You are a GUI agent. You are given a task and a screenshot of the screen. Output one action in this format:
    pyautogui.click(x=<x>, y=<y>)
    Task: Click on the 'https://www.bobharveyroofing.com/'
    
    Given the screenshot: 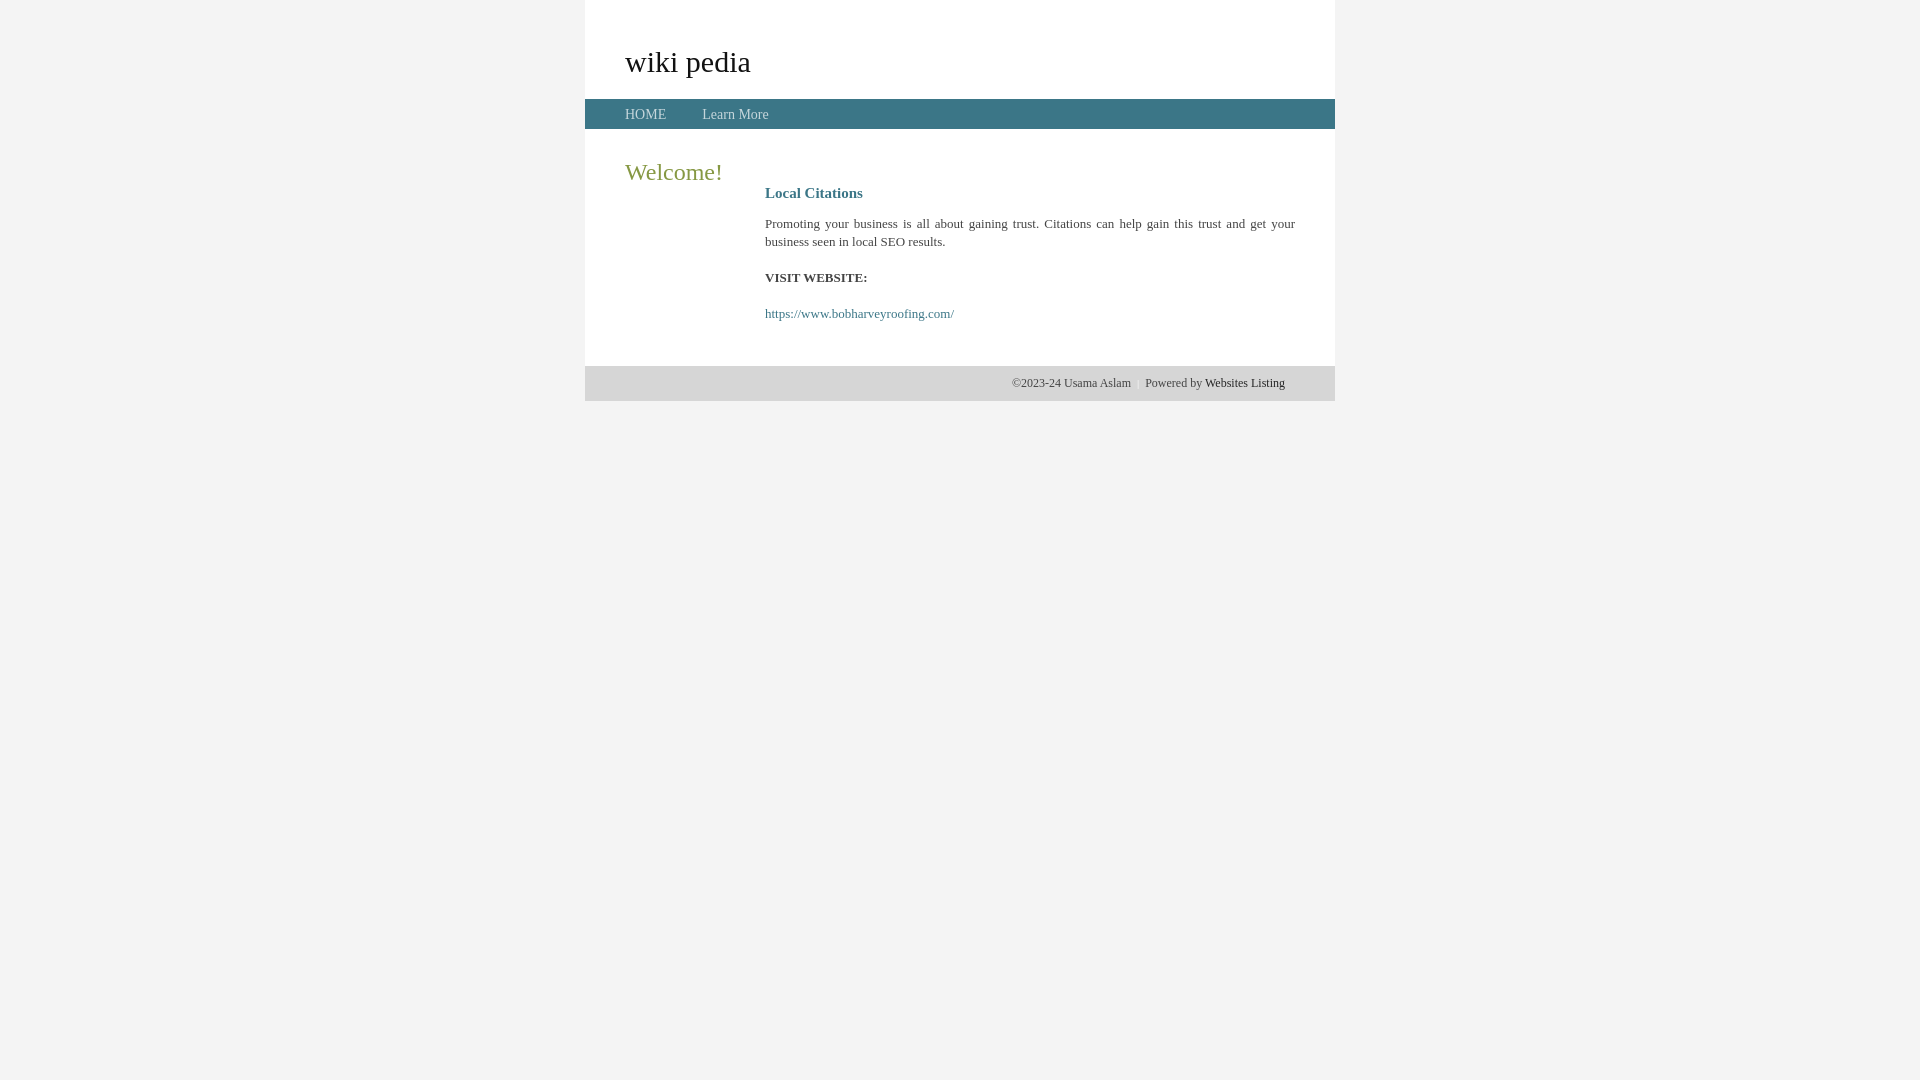 What is the action you would take?
    pyautogui.click(x=859, y=313)
    